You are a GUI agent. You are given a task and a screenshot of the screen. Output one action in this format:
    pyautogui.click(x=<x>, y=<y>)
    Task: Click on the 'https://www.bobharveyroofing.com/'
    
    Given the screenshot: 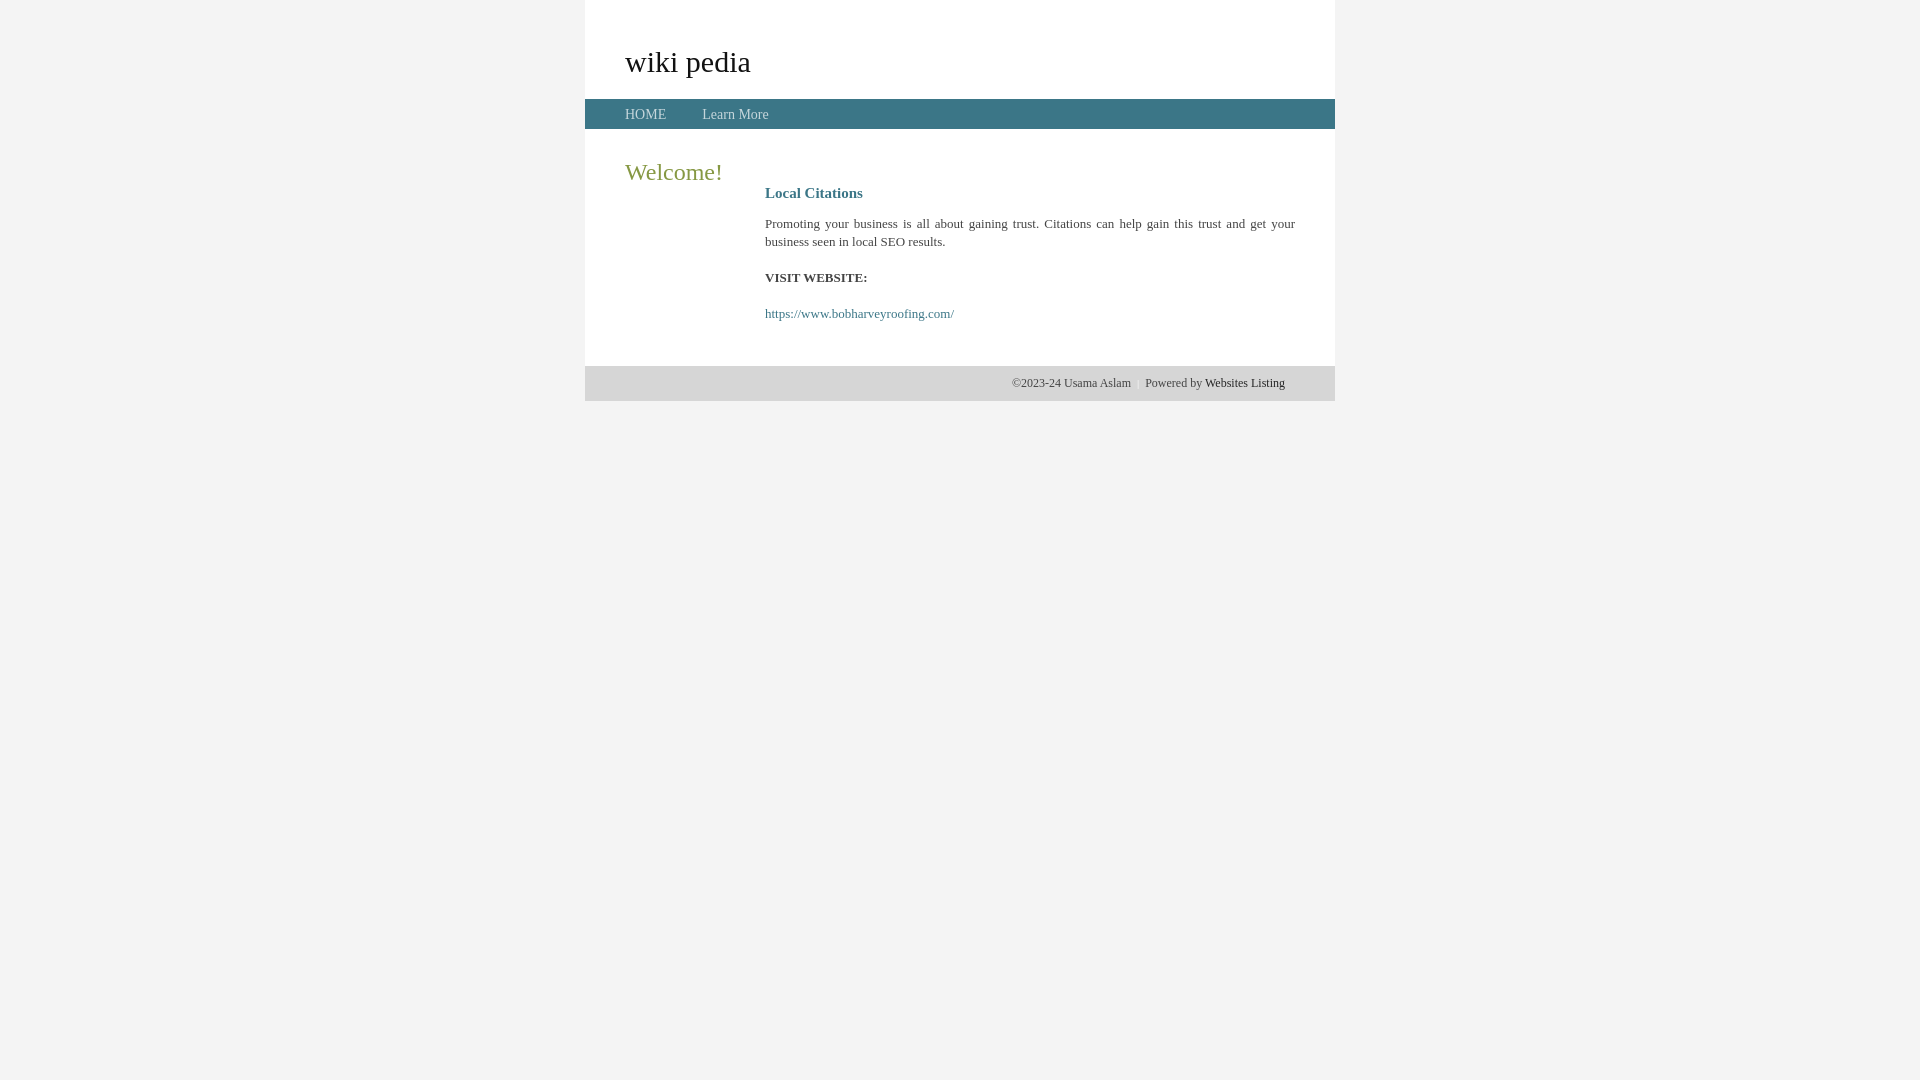 What is the action you would take?
    pyautogui.click(x=859, y=313)
    